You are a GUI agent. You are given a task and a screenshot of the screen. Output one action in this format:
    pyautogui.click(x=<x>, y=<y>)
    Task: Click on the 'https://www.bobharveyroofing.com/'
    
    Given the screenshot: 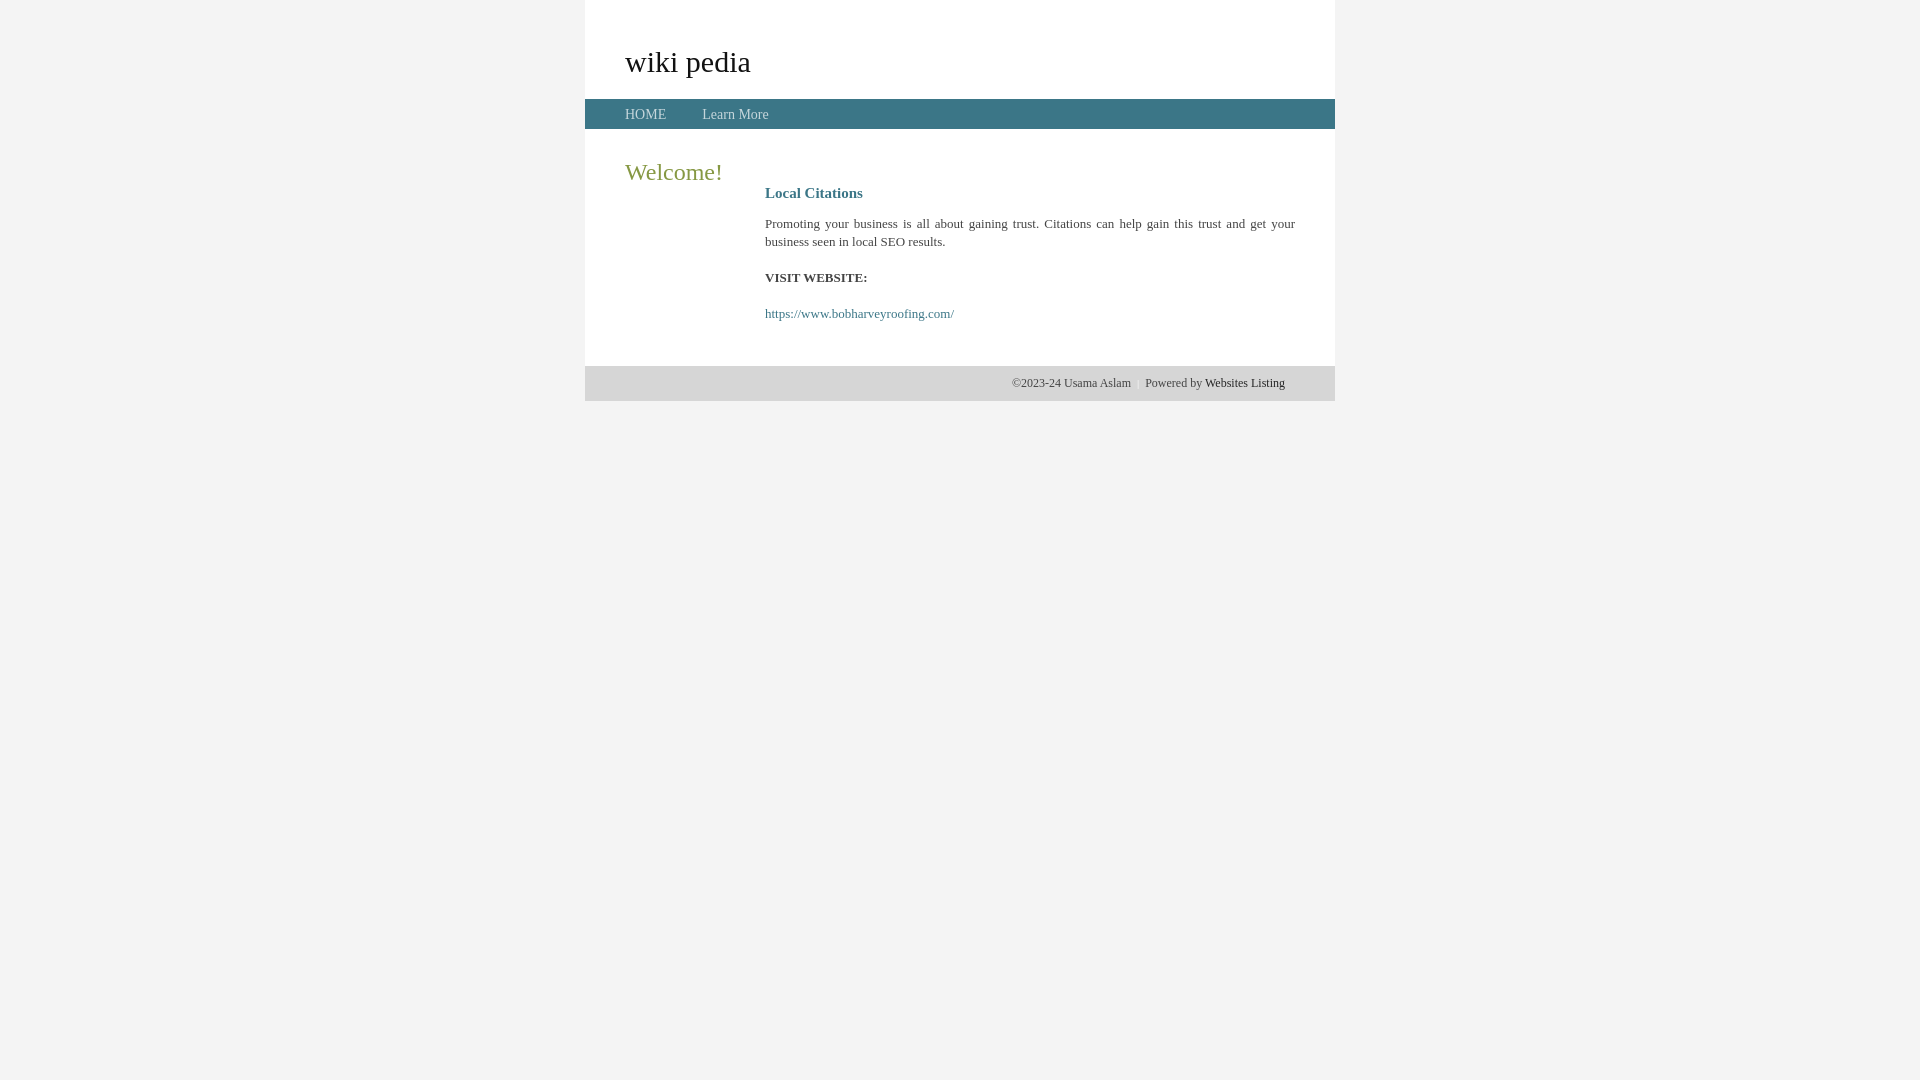 What is the action you would take?
    pyautogui.click(x=859, y=313)
    